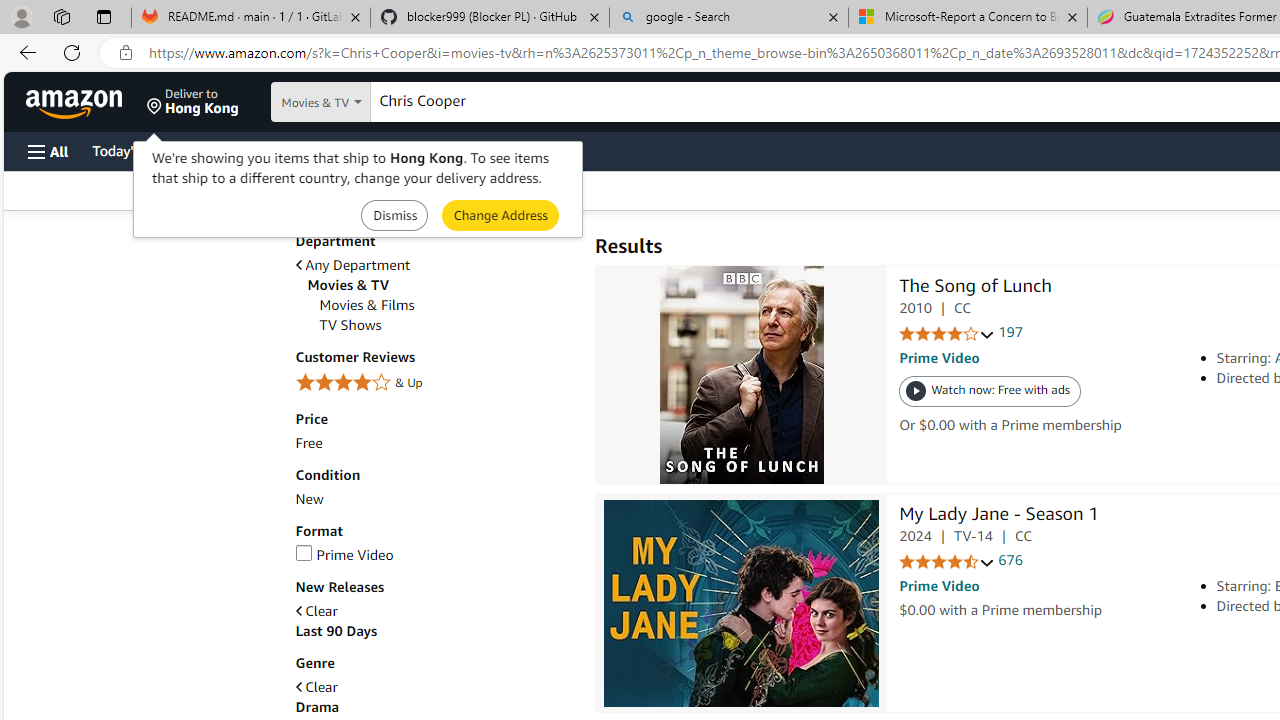  Describe the element at coordinates (336, 631) in the screenshot. I see `'Last 90 Days'` at that location.